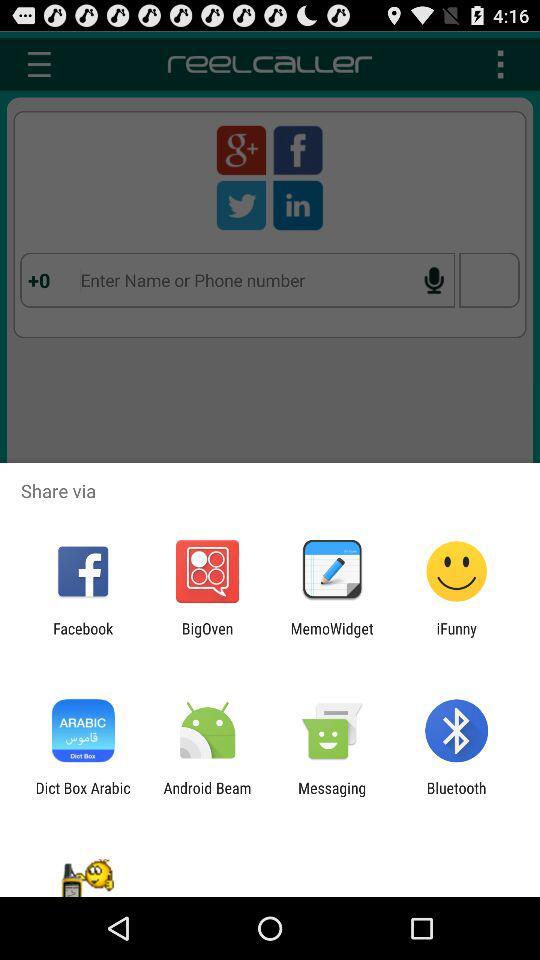  I want to click on the facebook icon, so click(82, 636).